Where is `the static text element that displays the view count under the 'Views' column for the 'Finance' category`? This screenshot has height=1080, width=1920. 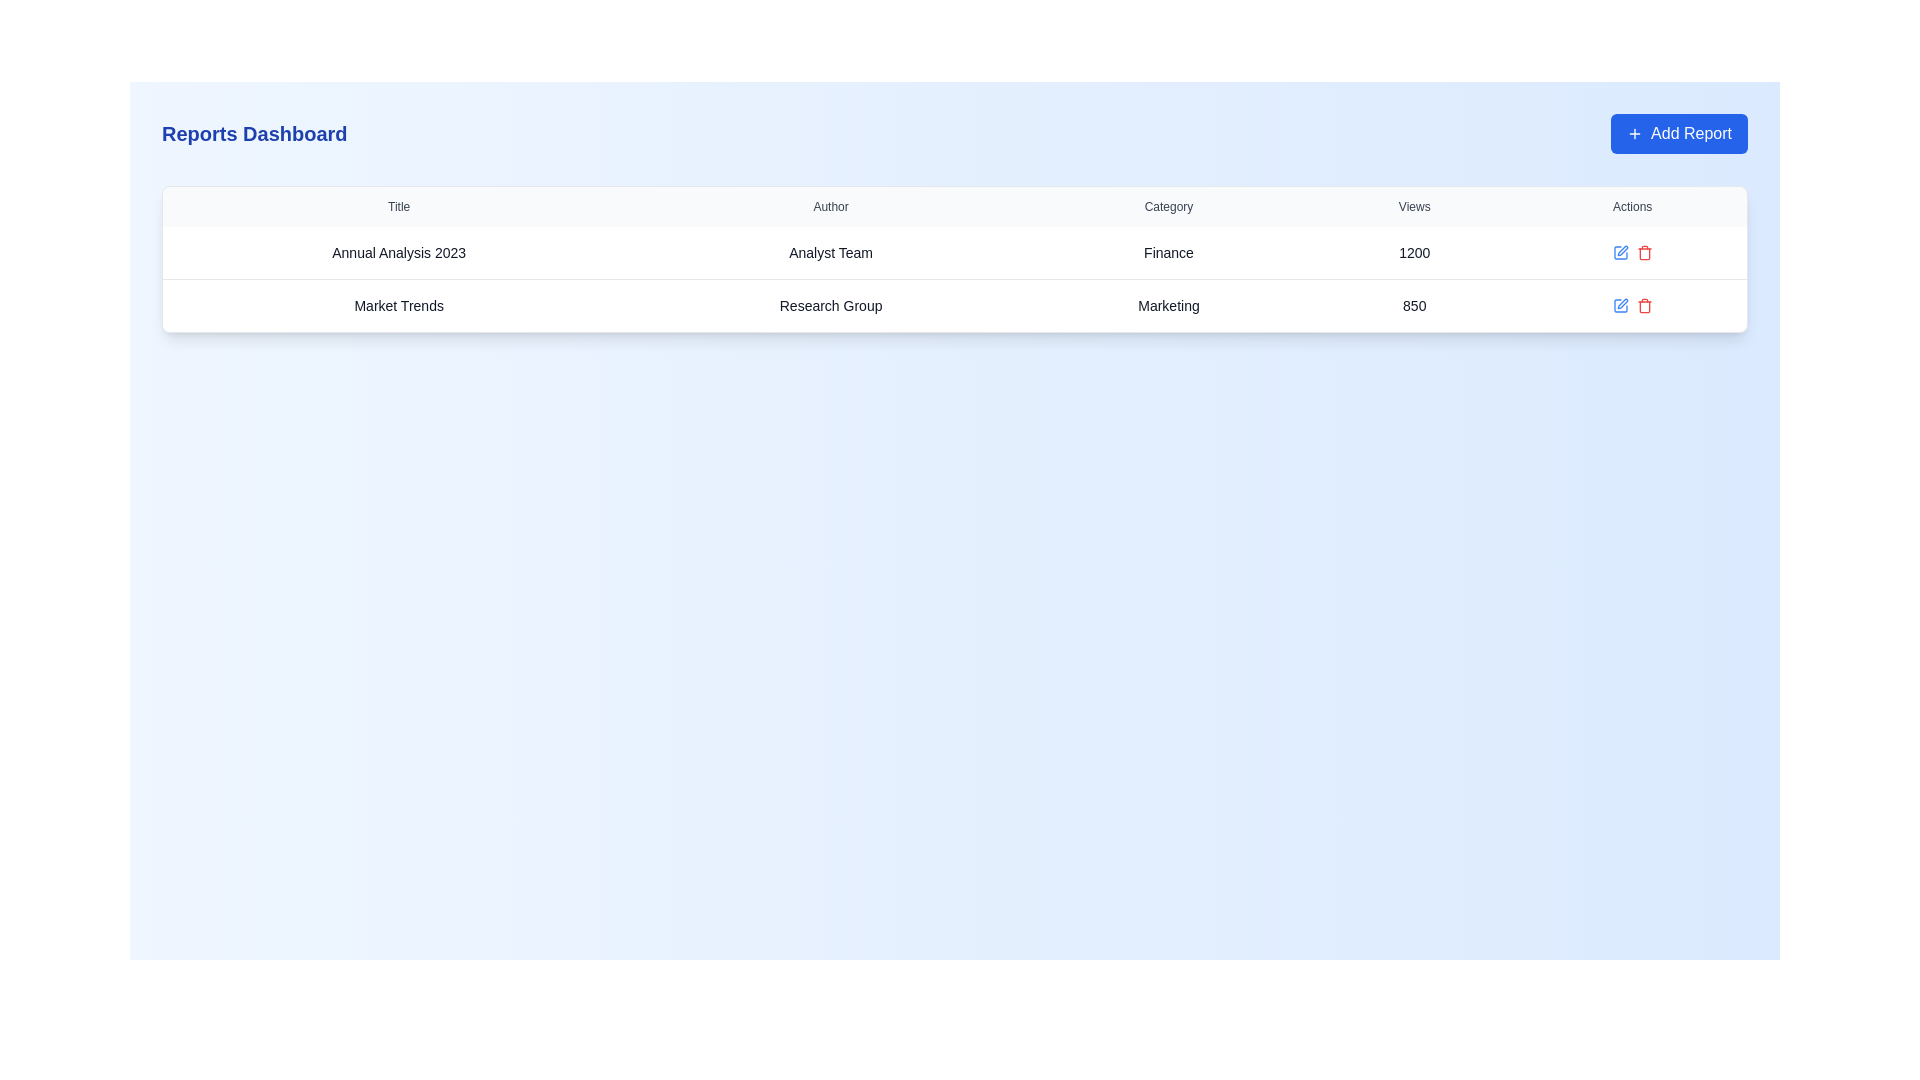
the static text element that displays the view count under the 'Views' column for the 'Finance' category is located at coordinates (1413, 252).